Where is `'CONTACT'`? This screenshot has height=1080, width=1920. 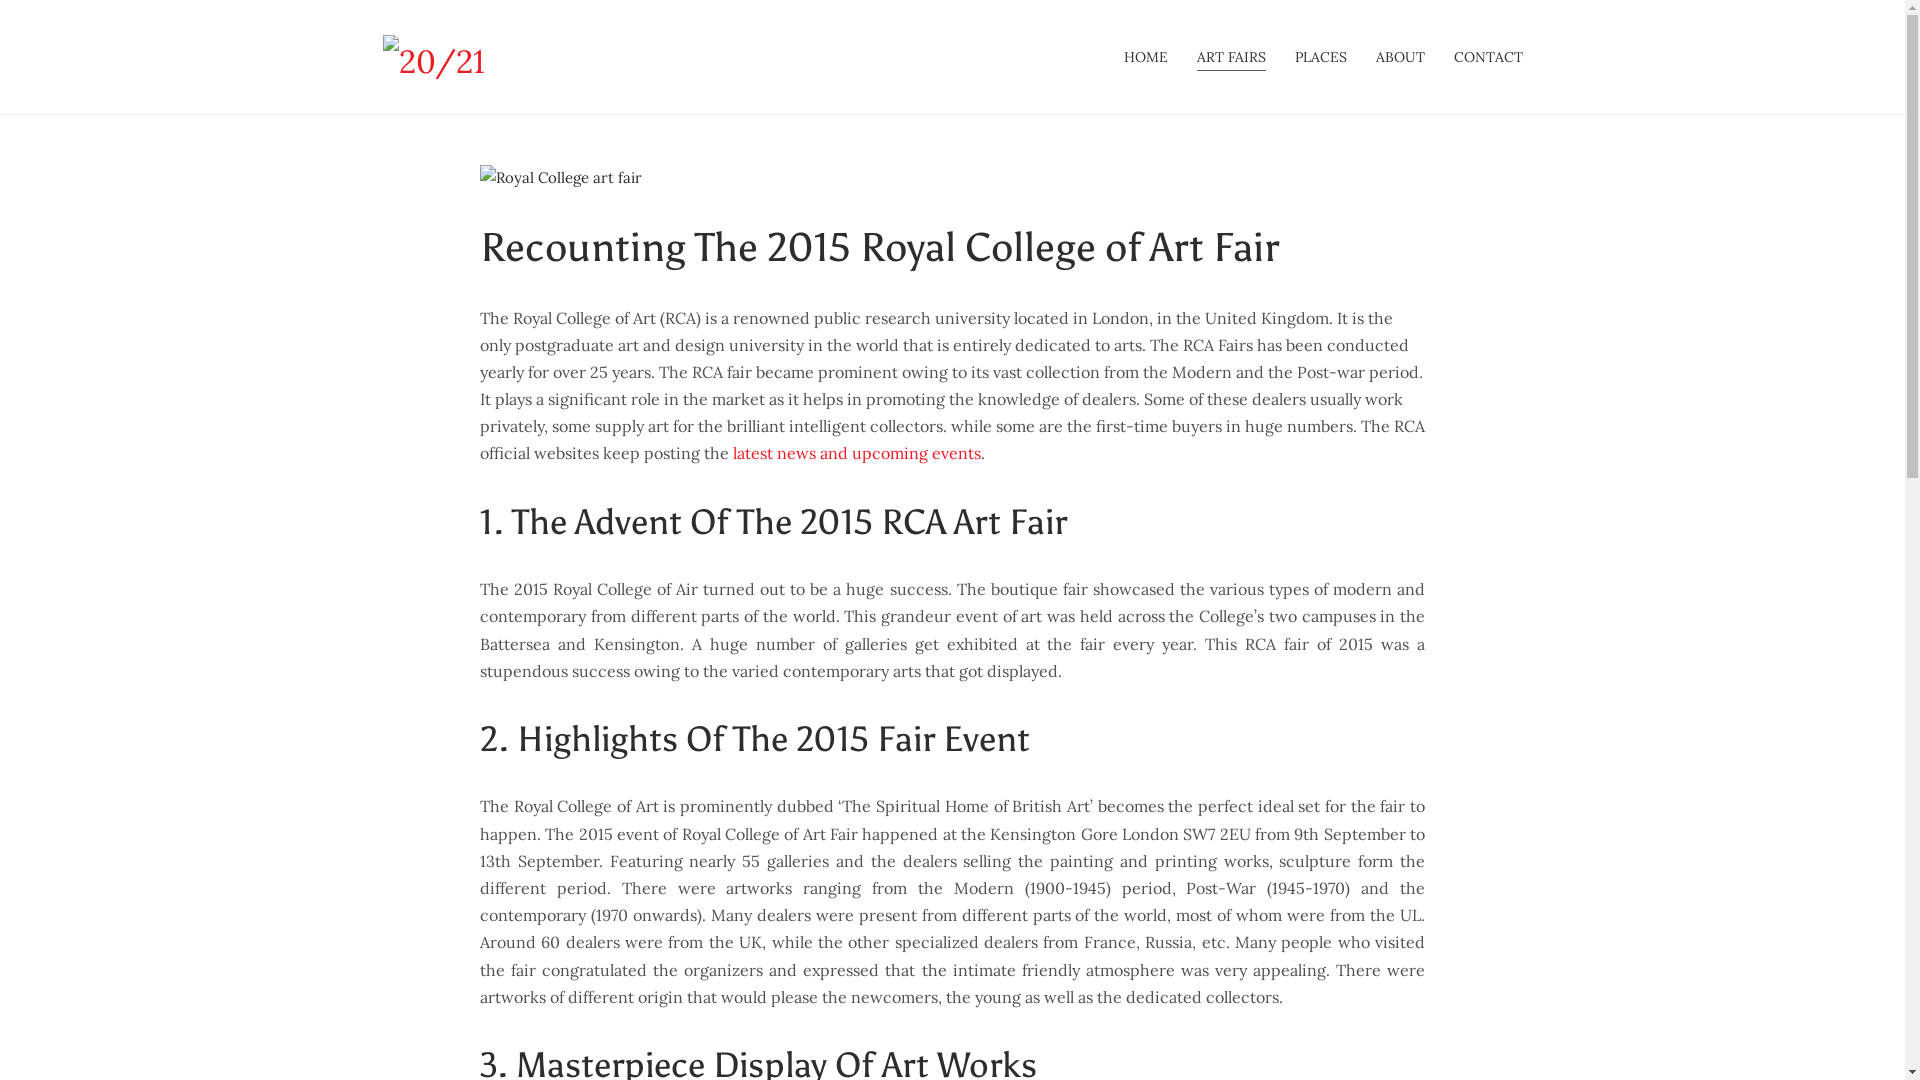
'CONTACT' is located at coordinates (1488, 56).